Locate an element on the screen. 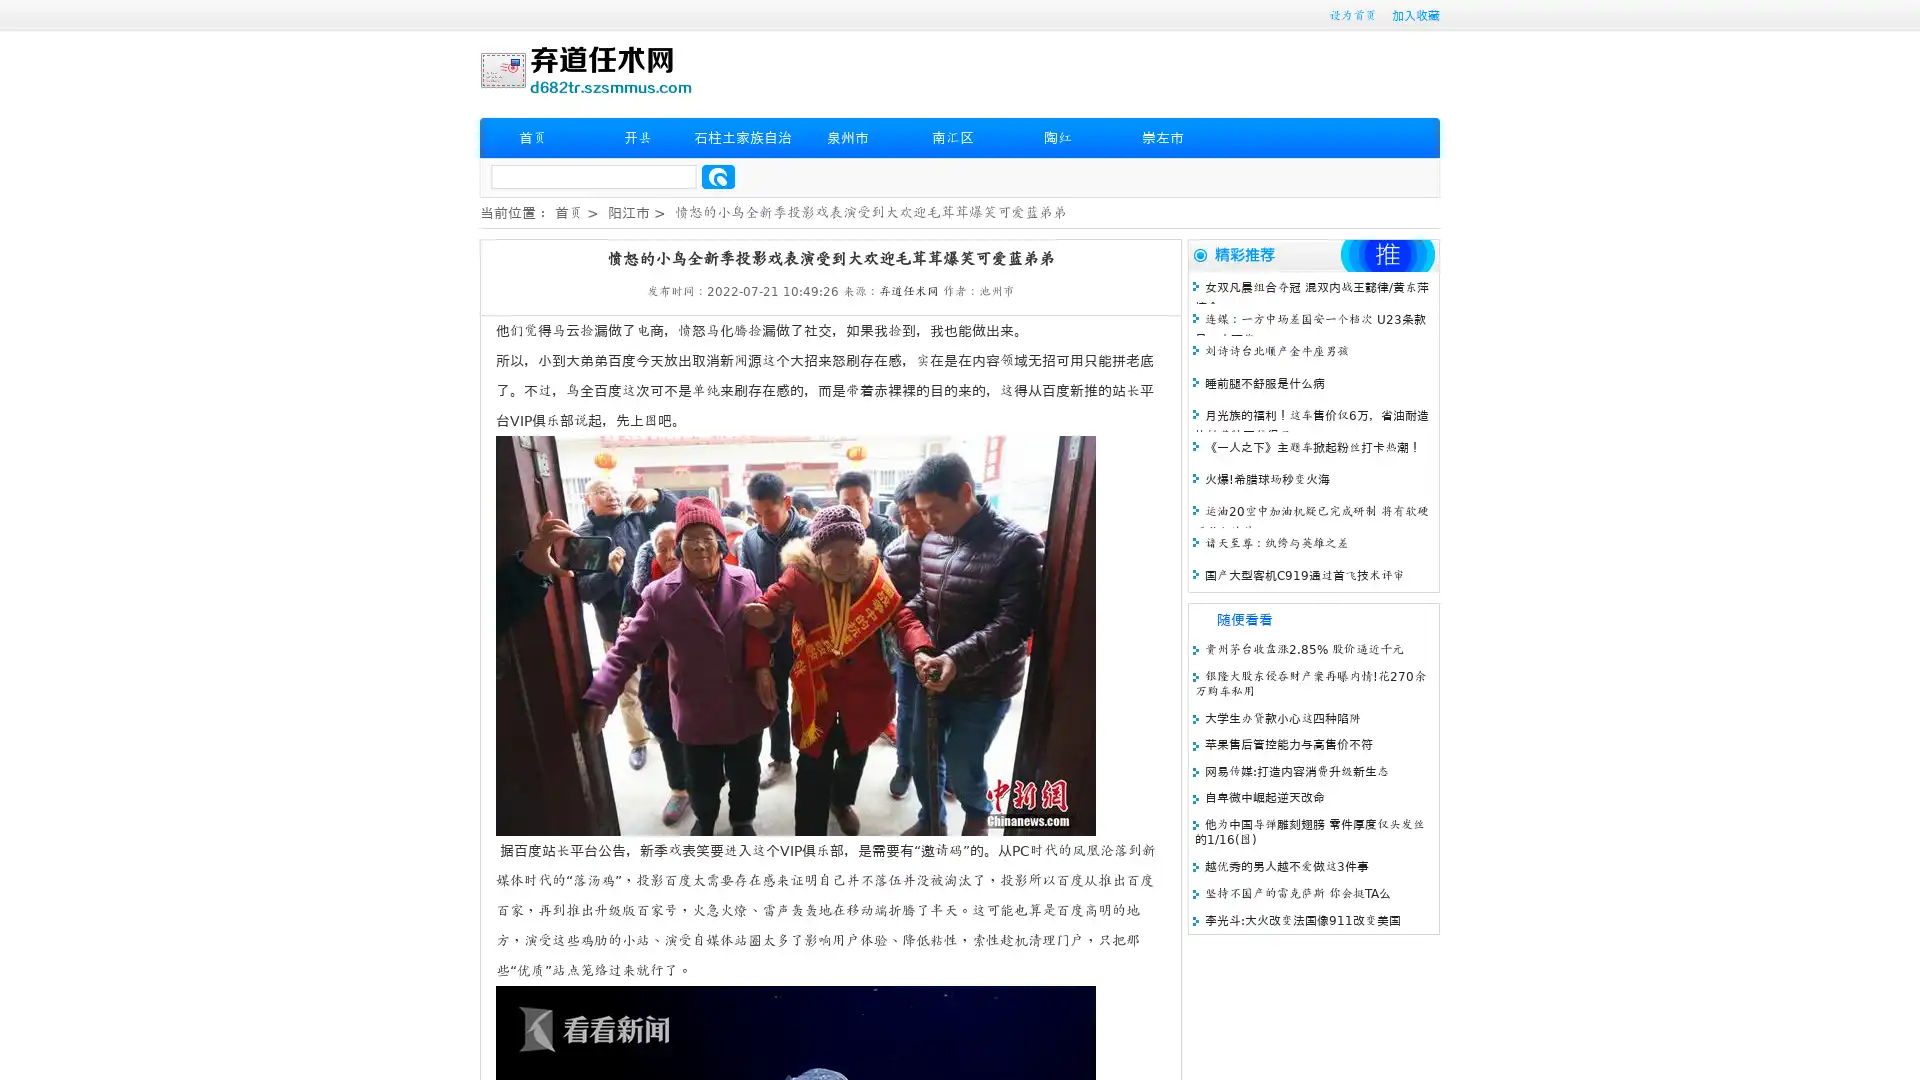  Search is located at coordinates (718, 176).